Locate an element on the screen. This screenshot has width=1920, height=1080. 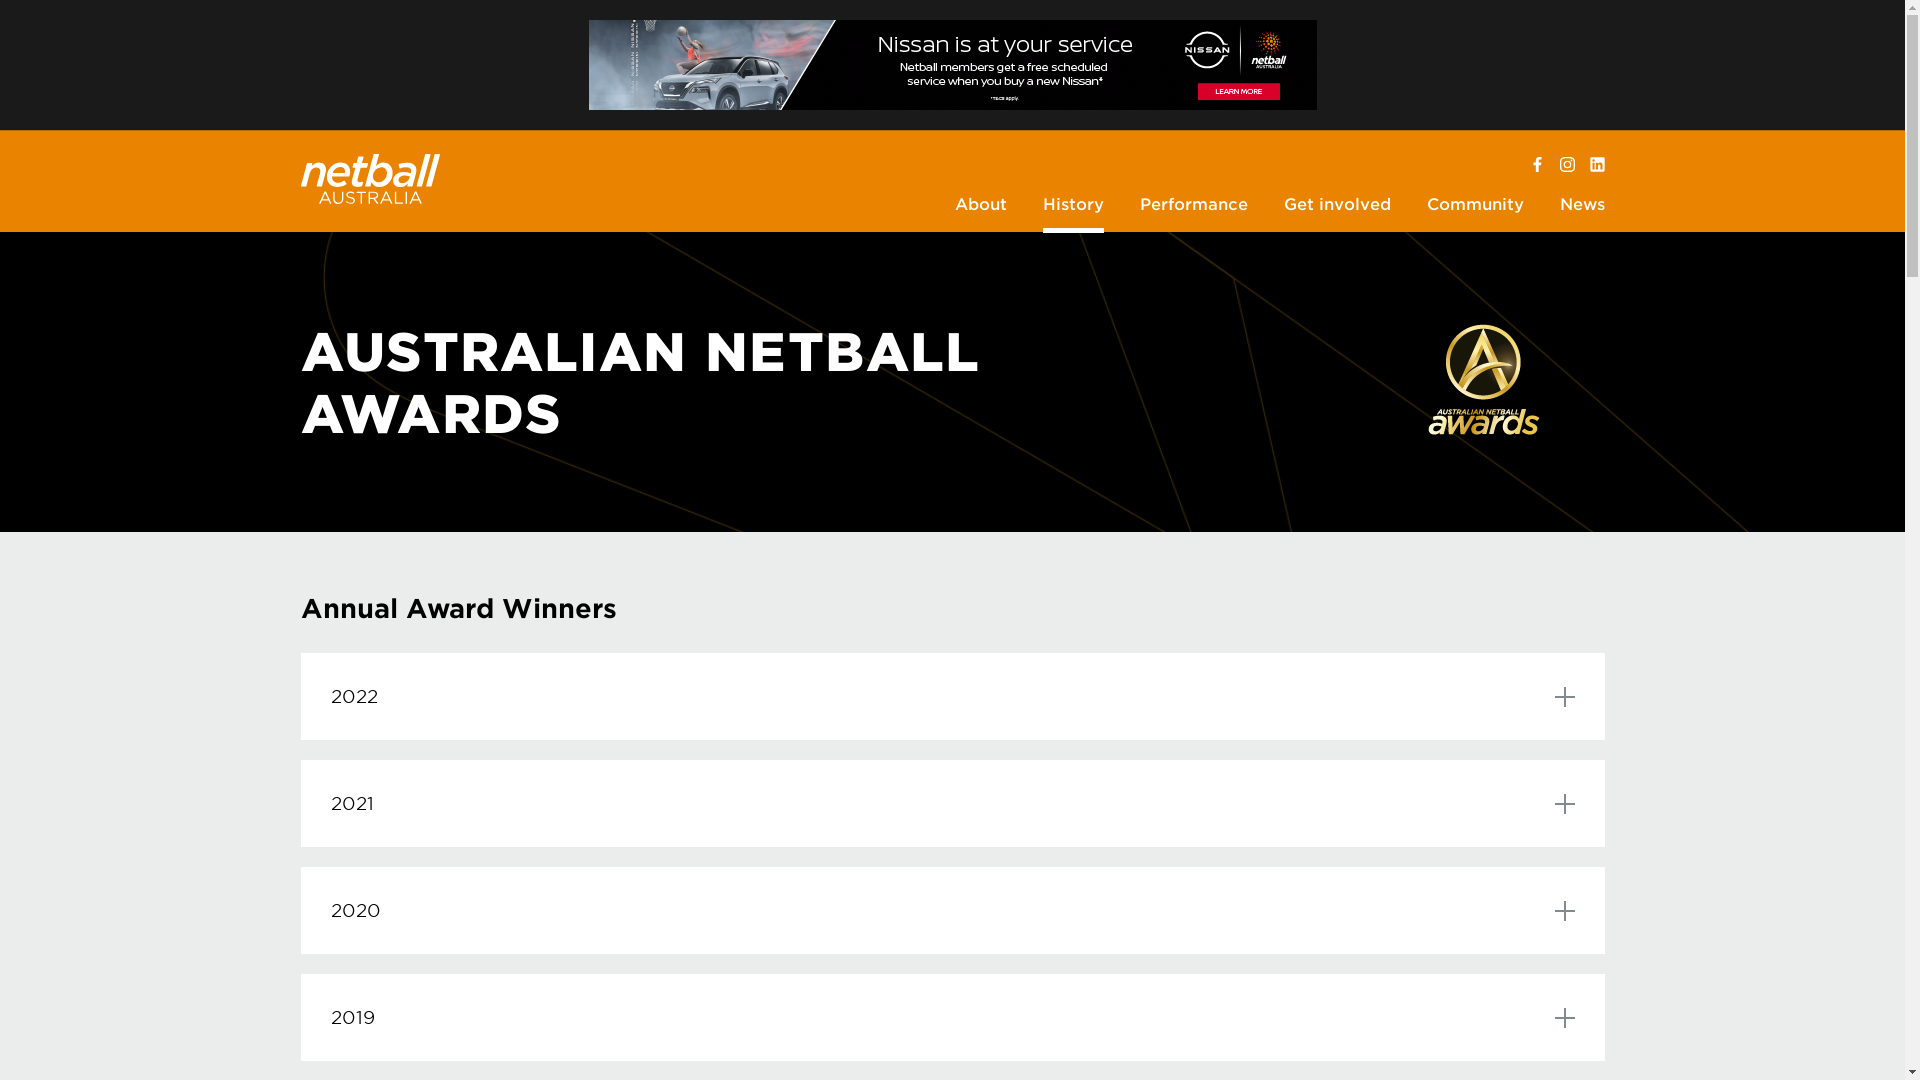
'Get involved' is located at coordinates (1336, 206).